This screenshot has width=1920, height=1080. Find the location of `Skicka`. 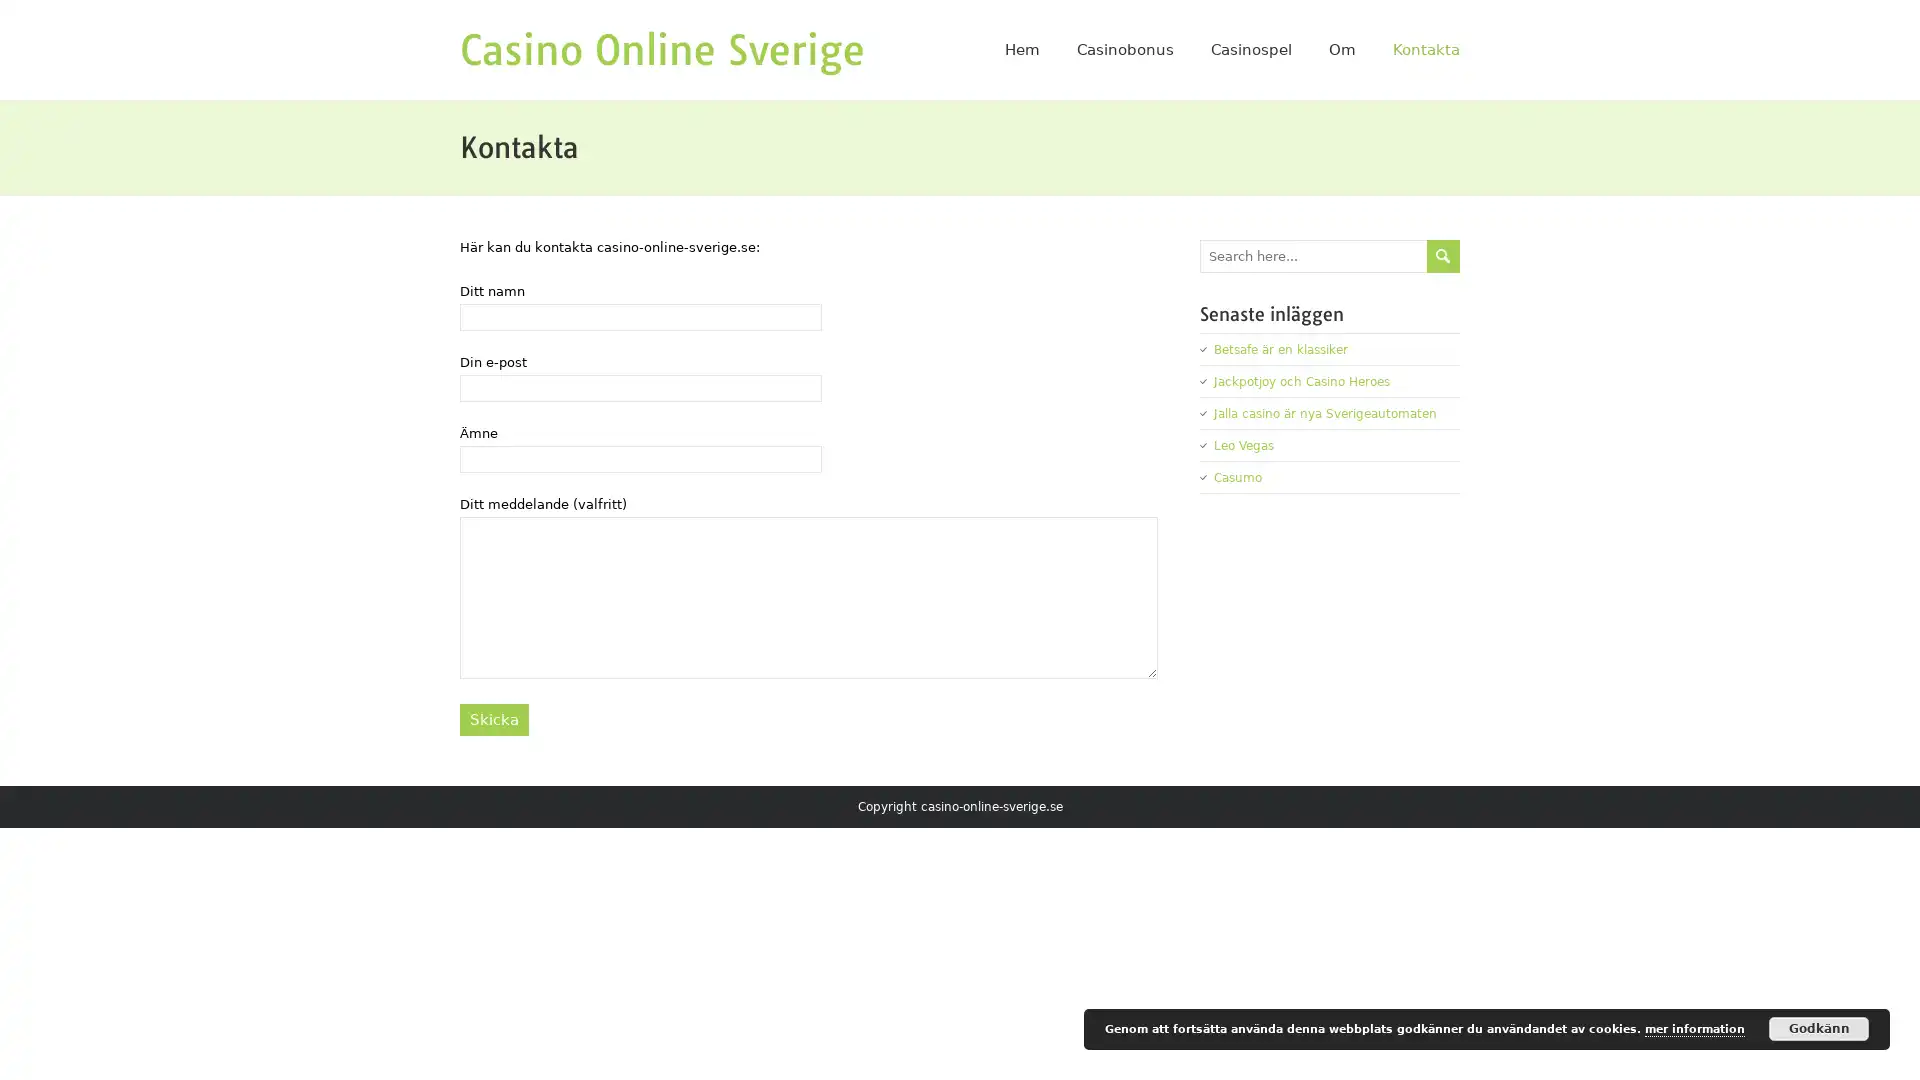

Skicka is located at coordinates (494, 717).